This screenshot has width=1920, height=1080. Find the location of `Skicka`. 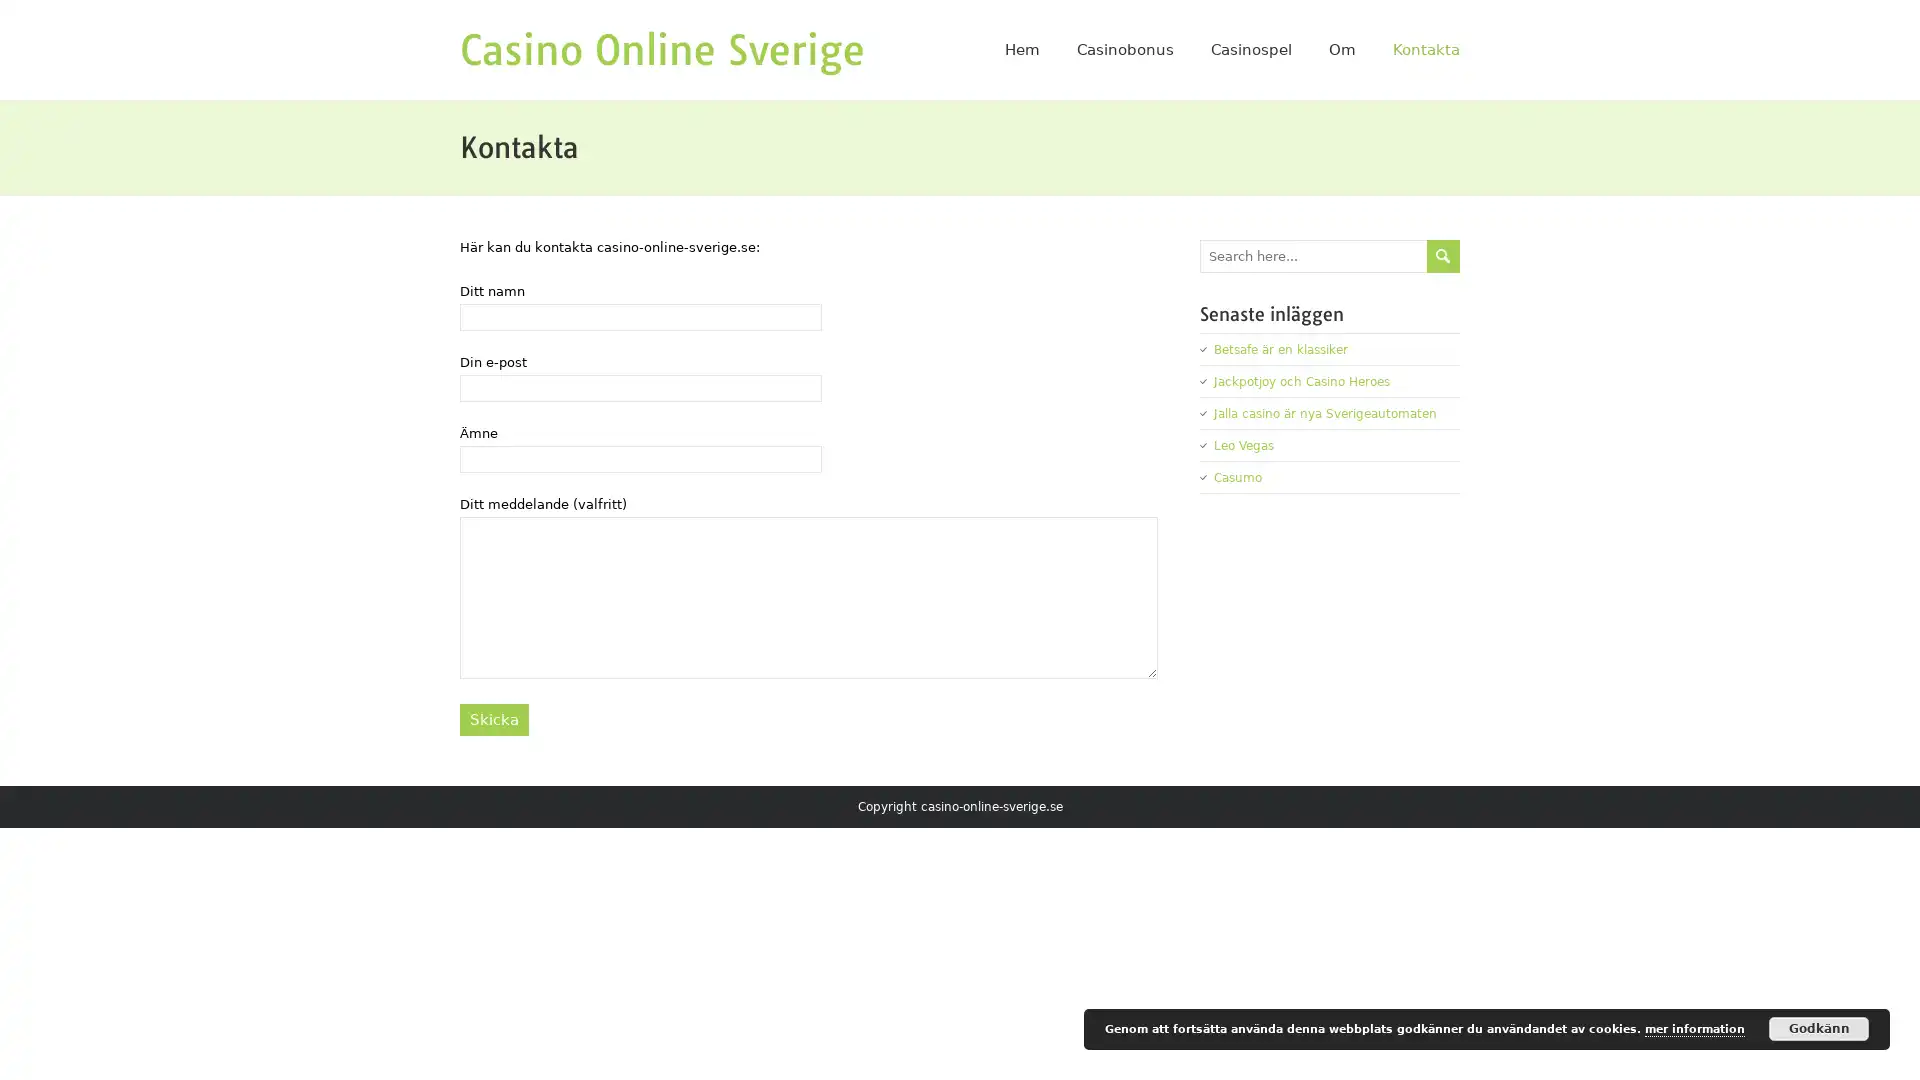

Skicka is located at coordinates (494, 717).